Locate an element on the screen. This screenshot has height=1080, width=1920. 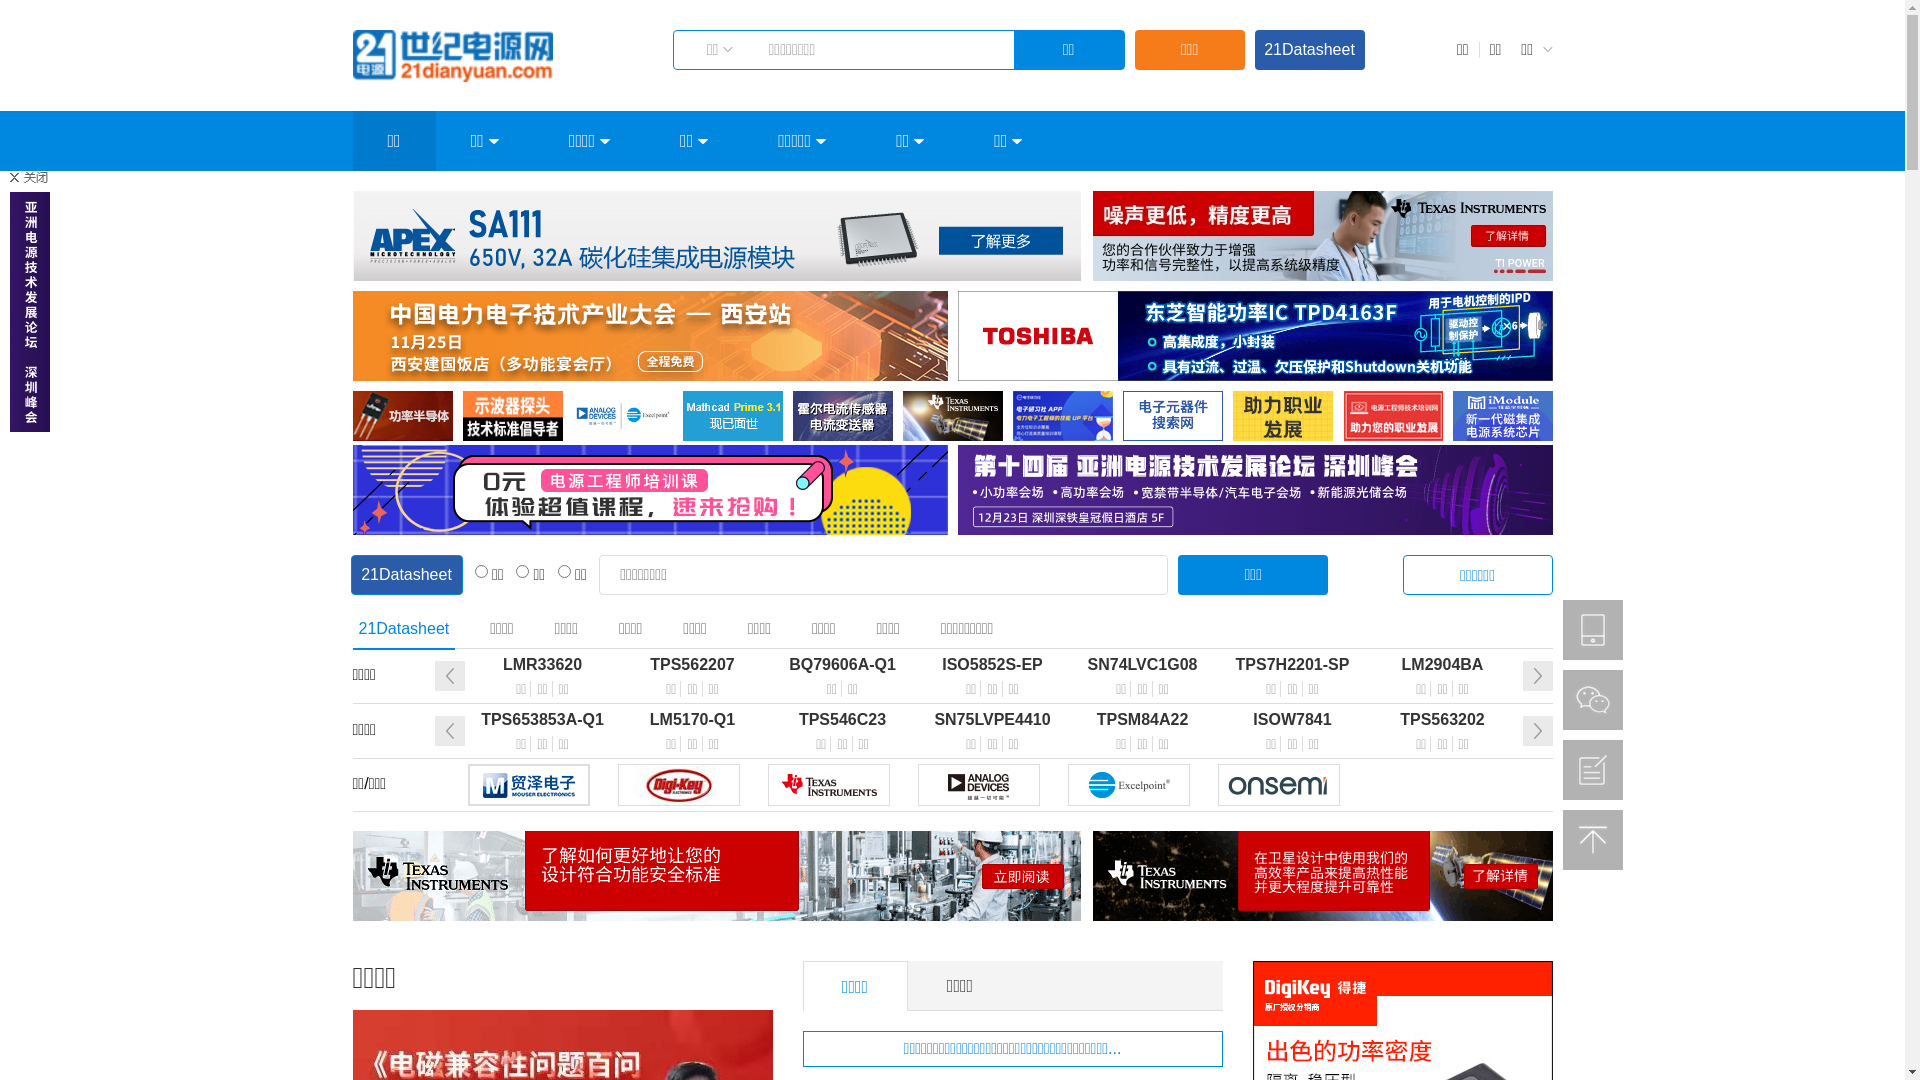
'BQ79606A-Q1' is located at coordinates (843, 664).